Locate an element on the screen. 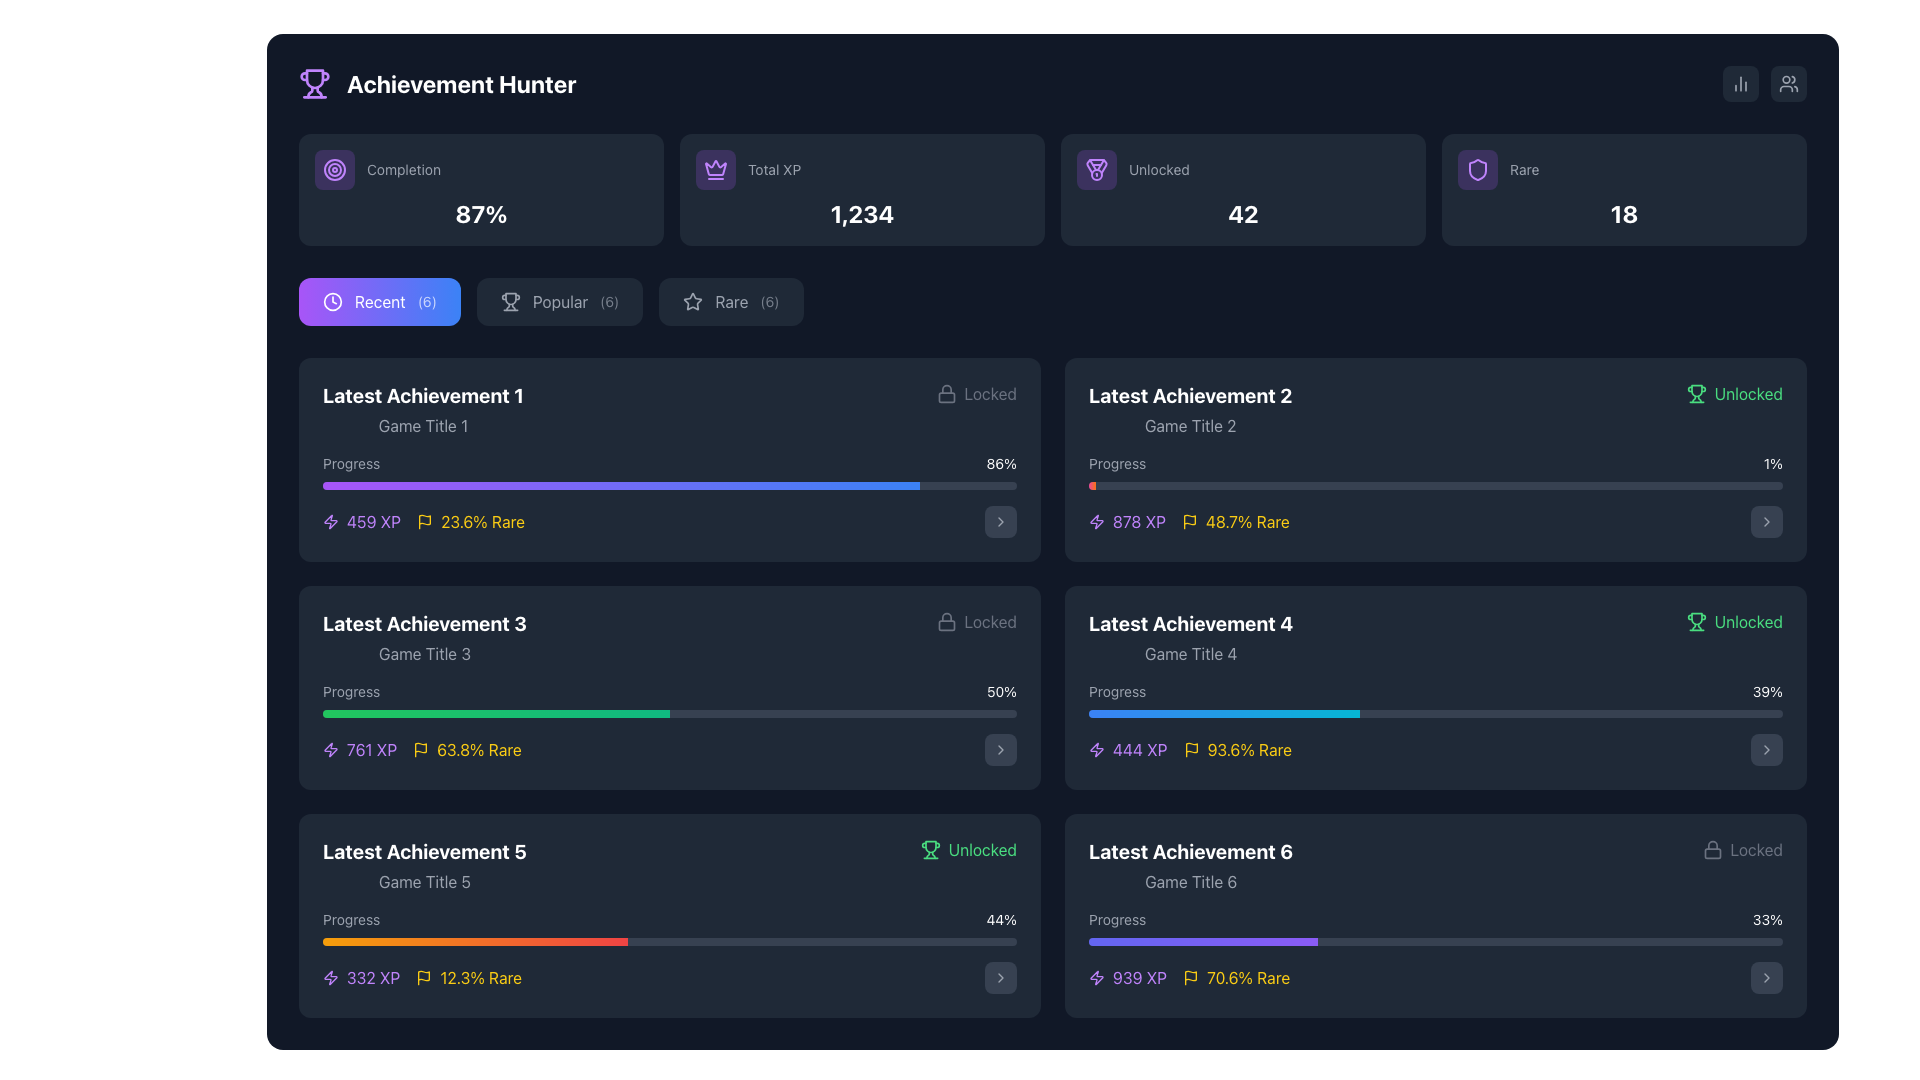 The width and height of the screenshot is (1920, 1080). the icon button located at the bottom-right corner of the card displaying 'Latest Achievement 2' to initiate navigation for more information about the associated achievement is located at coordinates (1766, 520).